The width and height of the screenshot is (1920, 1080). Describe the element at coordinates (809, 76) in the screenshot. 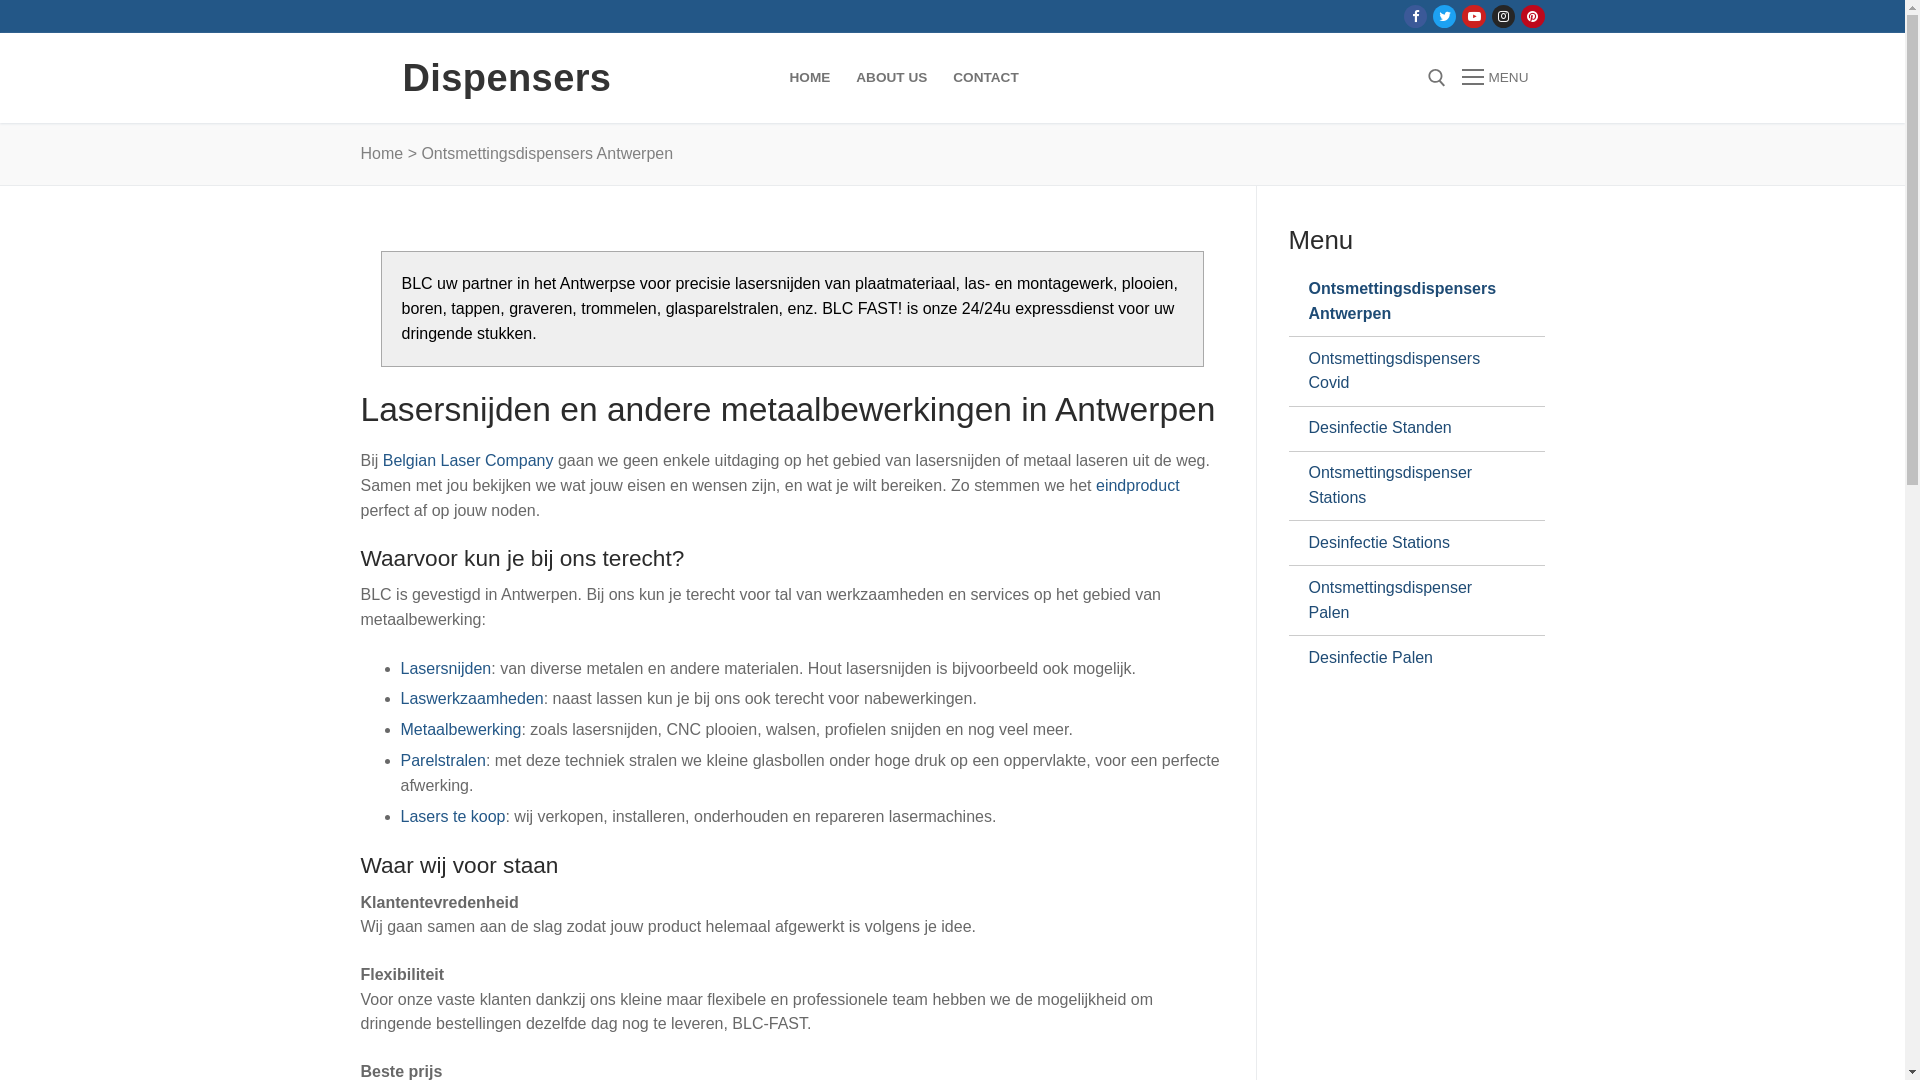

I see `'HOME'` at that location.